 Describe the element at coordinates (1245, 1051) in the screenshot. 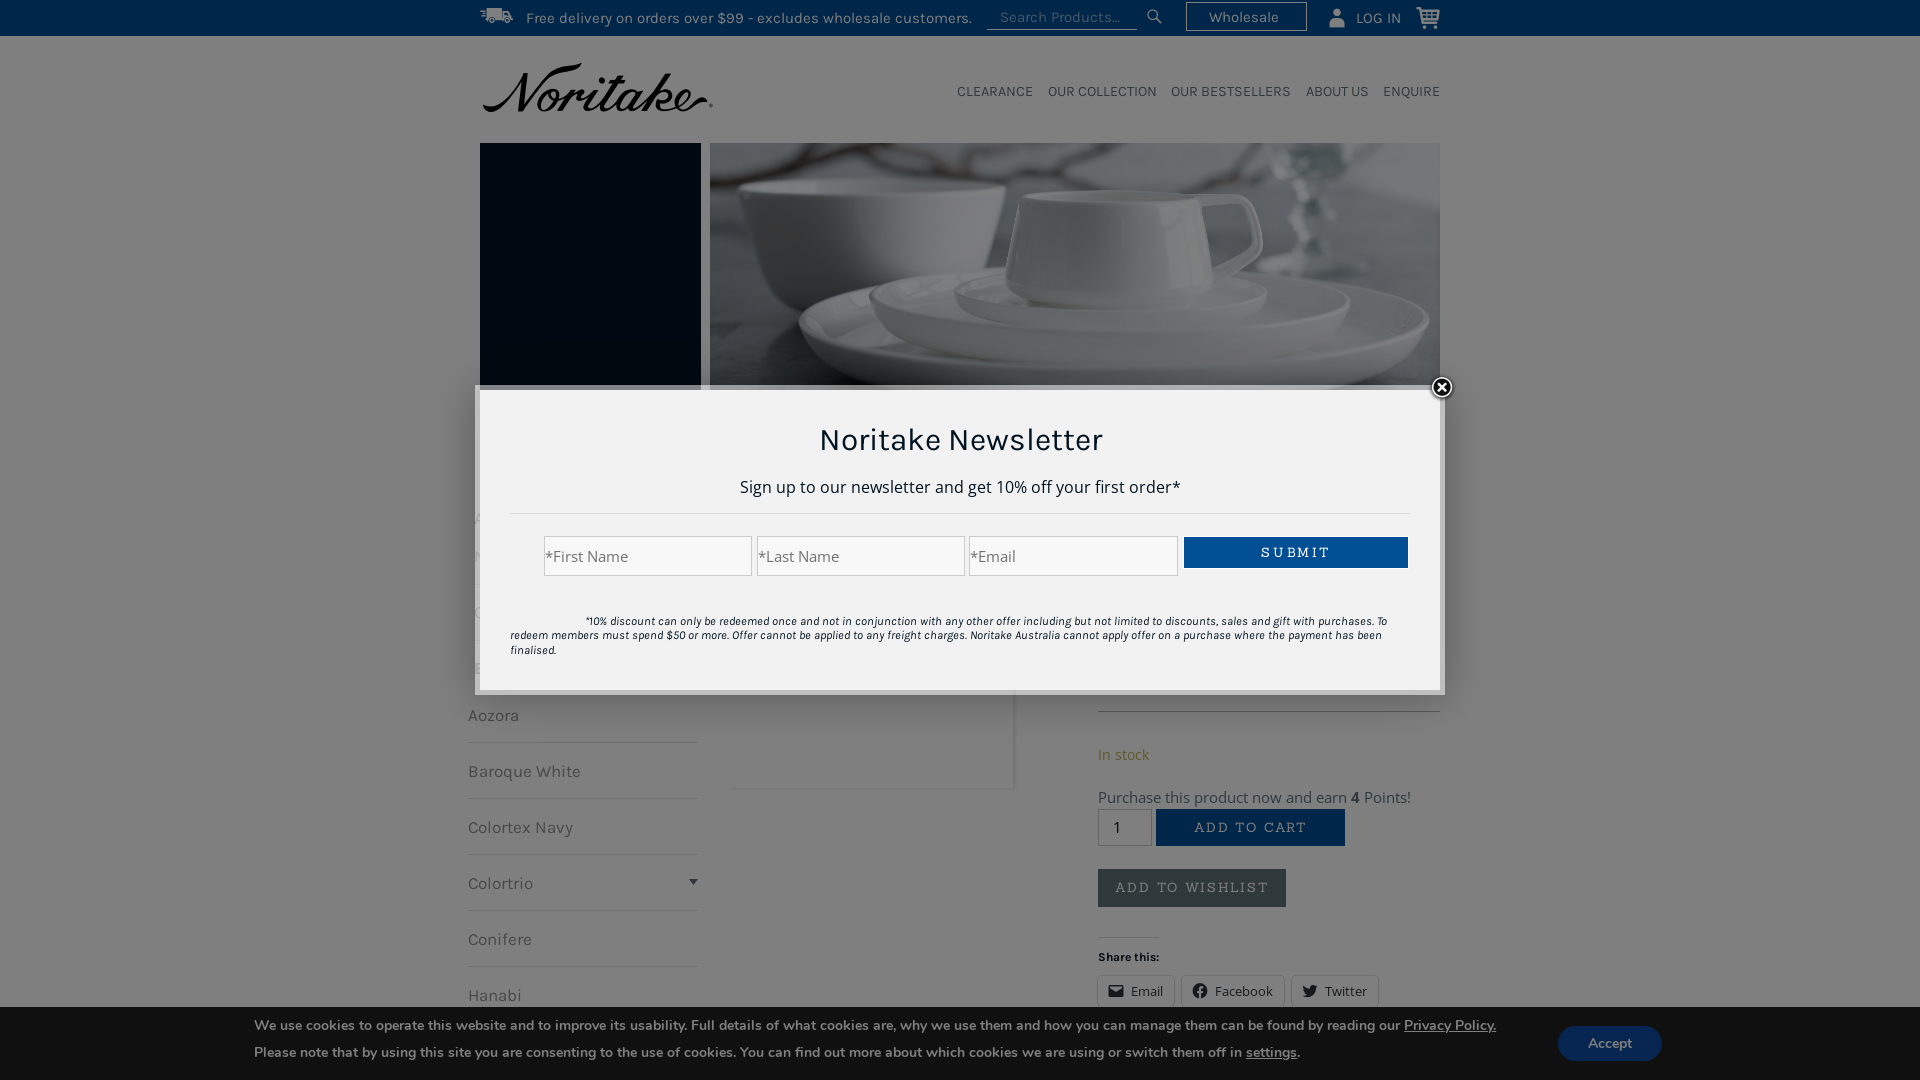

I see `'settings'` at that location.